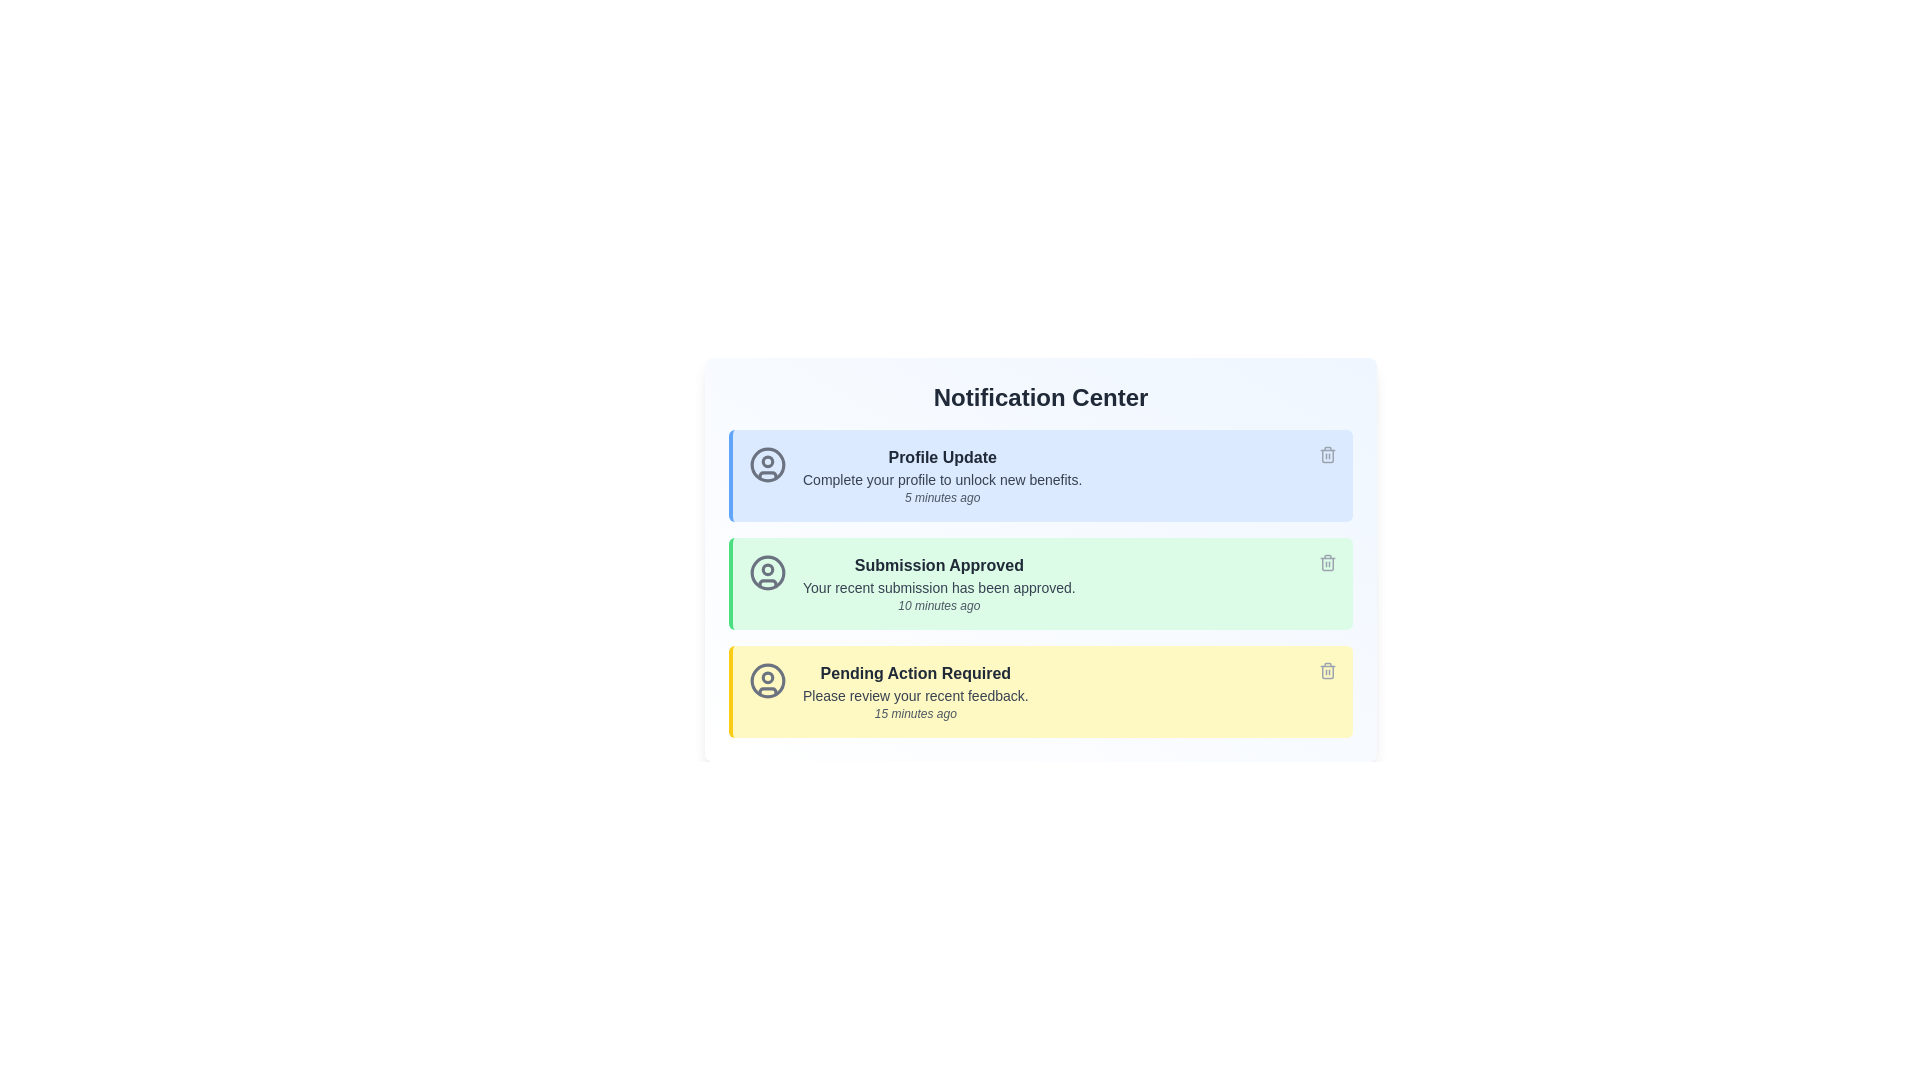  Describe the element at coordinates (1328, 671) in the screenshot. I see `the trash can icon located at the end of the 'Pending Action Required' notification card` at that location.